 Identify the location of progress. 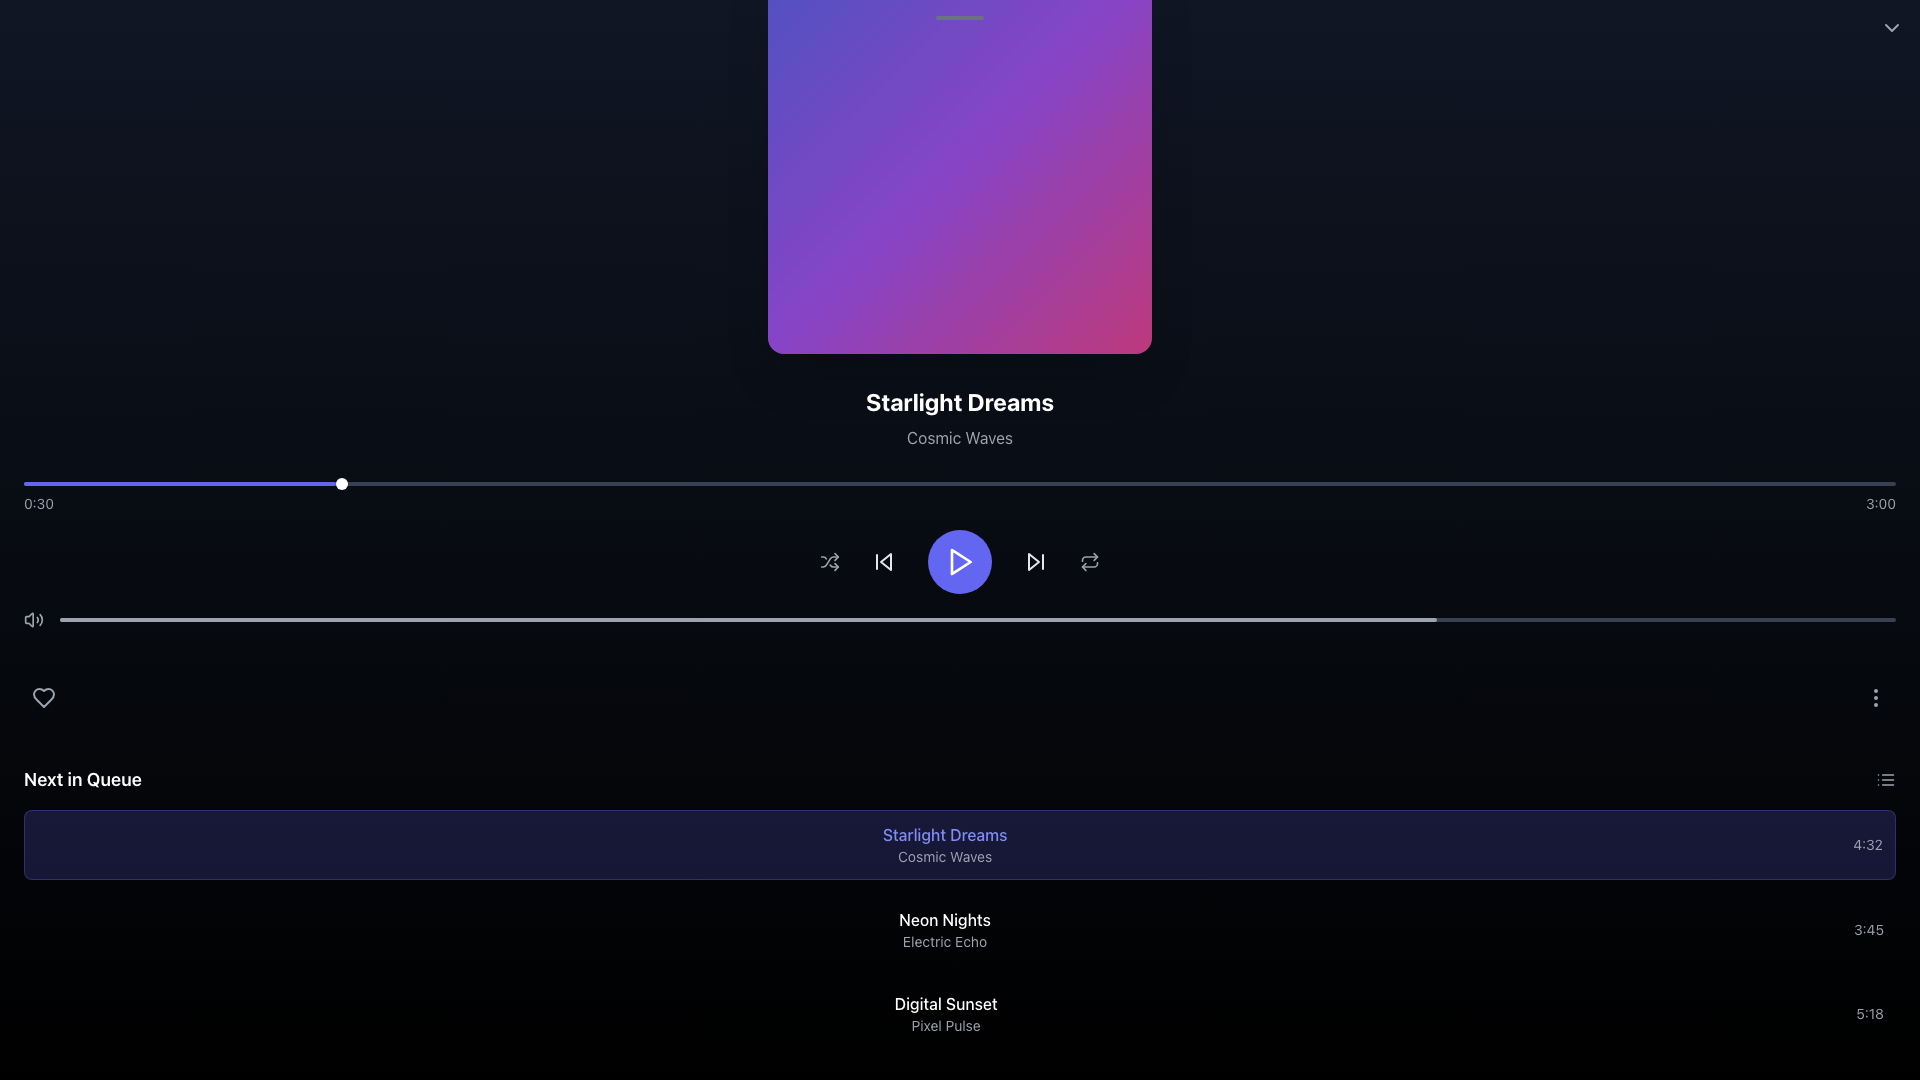
(253, 483).